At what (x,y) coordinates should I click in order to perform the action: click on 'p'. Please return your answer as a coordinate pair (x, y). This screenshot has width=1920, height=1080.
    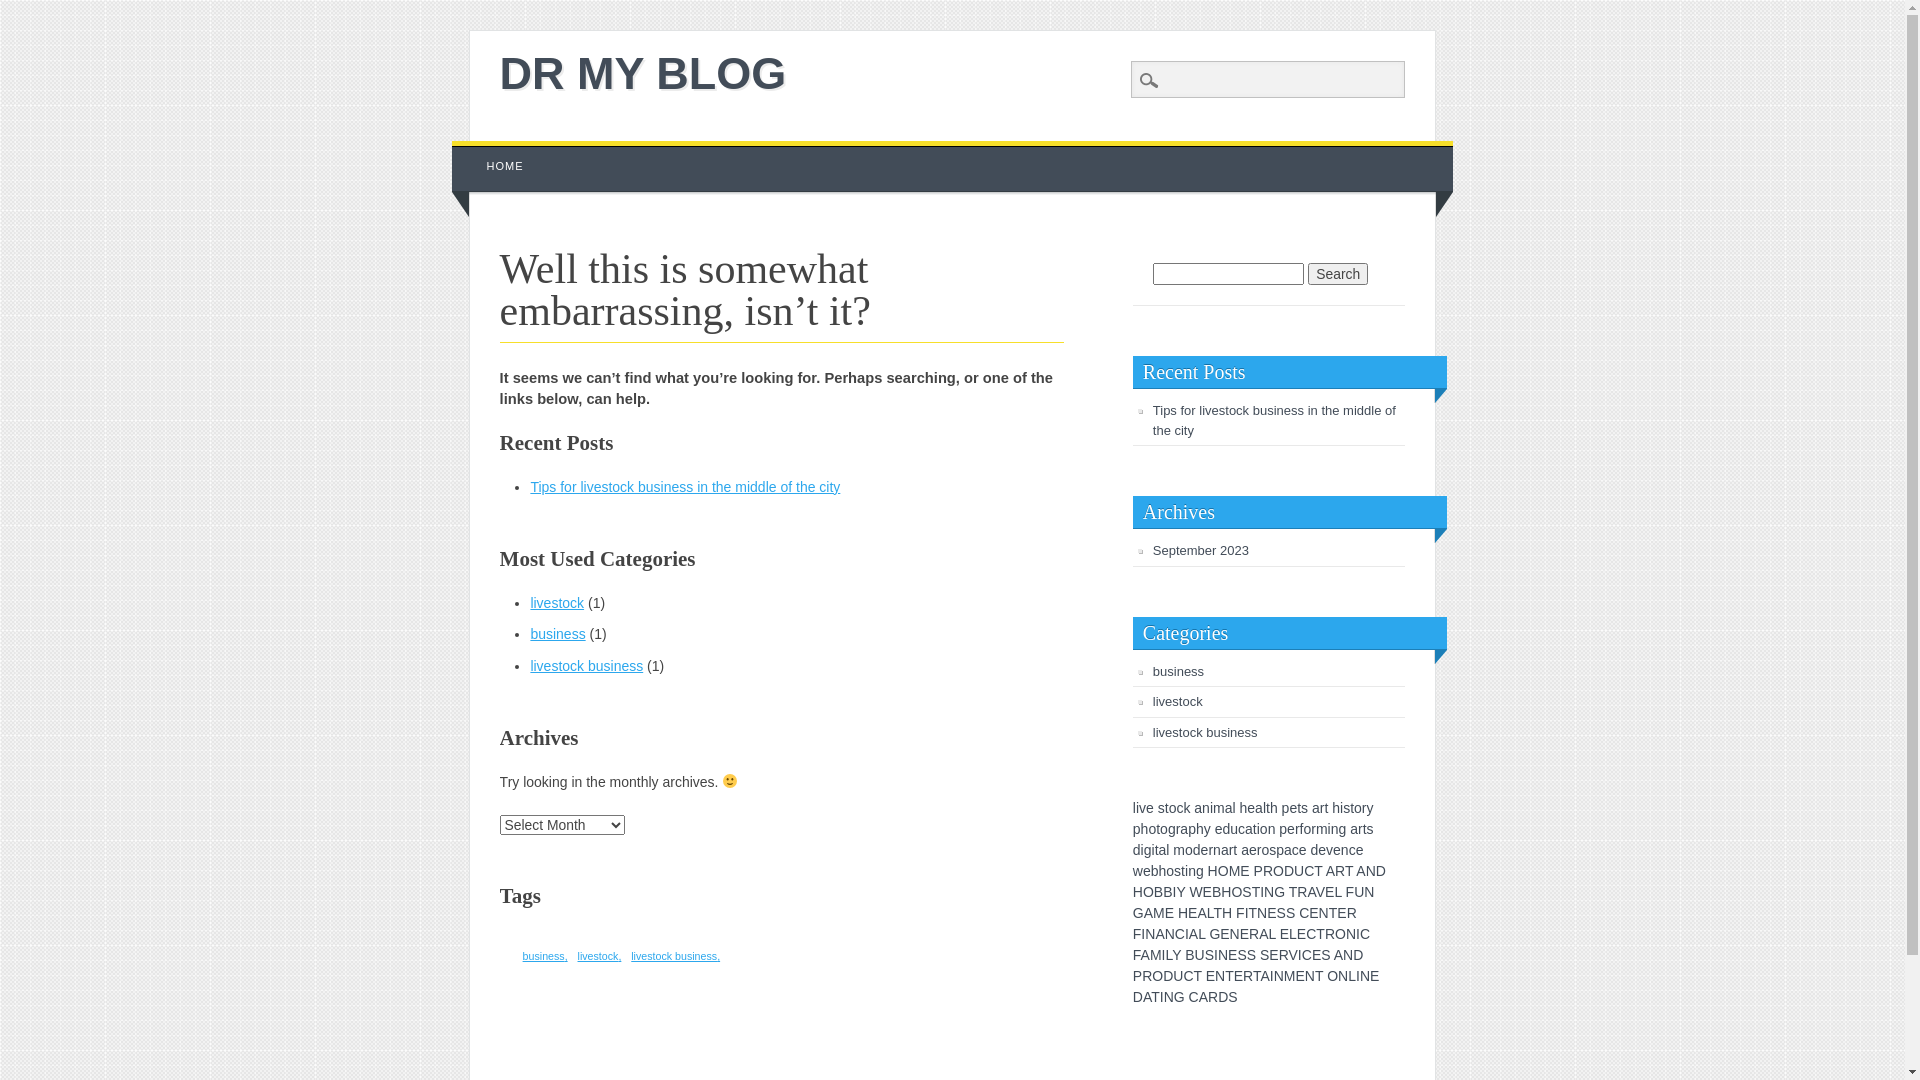
    Looking at the image, I should click on (1191, 829).